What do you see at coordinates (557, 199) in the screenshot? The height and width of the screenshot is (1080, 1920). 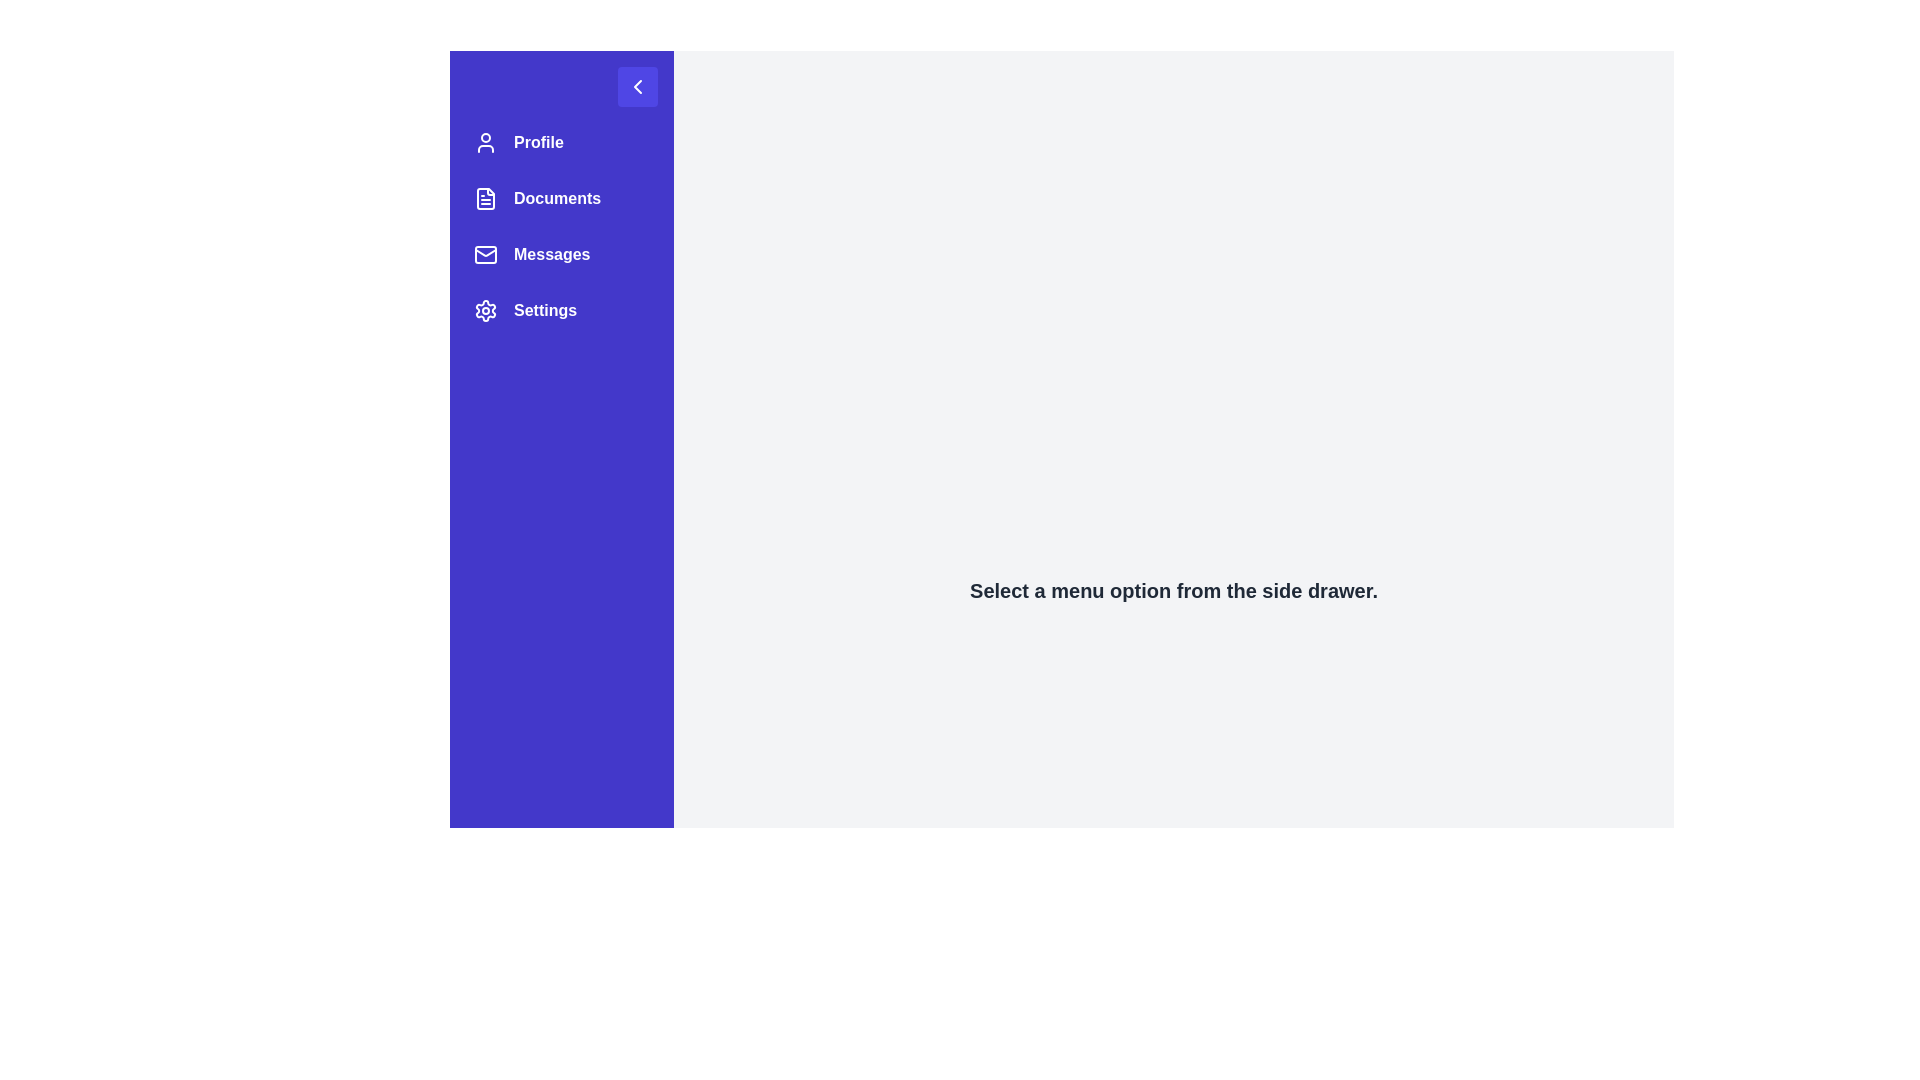 I see `the 'Documents' menu item in the vertical navigation sidebar` at bounding box center [557, 199].